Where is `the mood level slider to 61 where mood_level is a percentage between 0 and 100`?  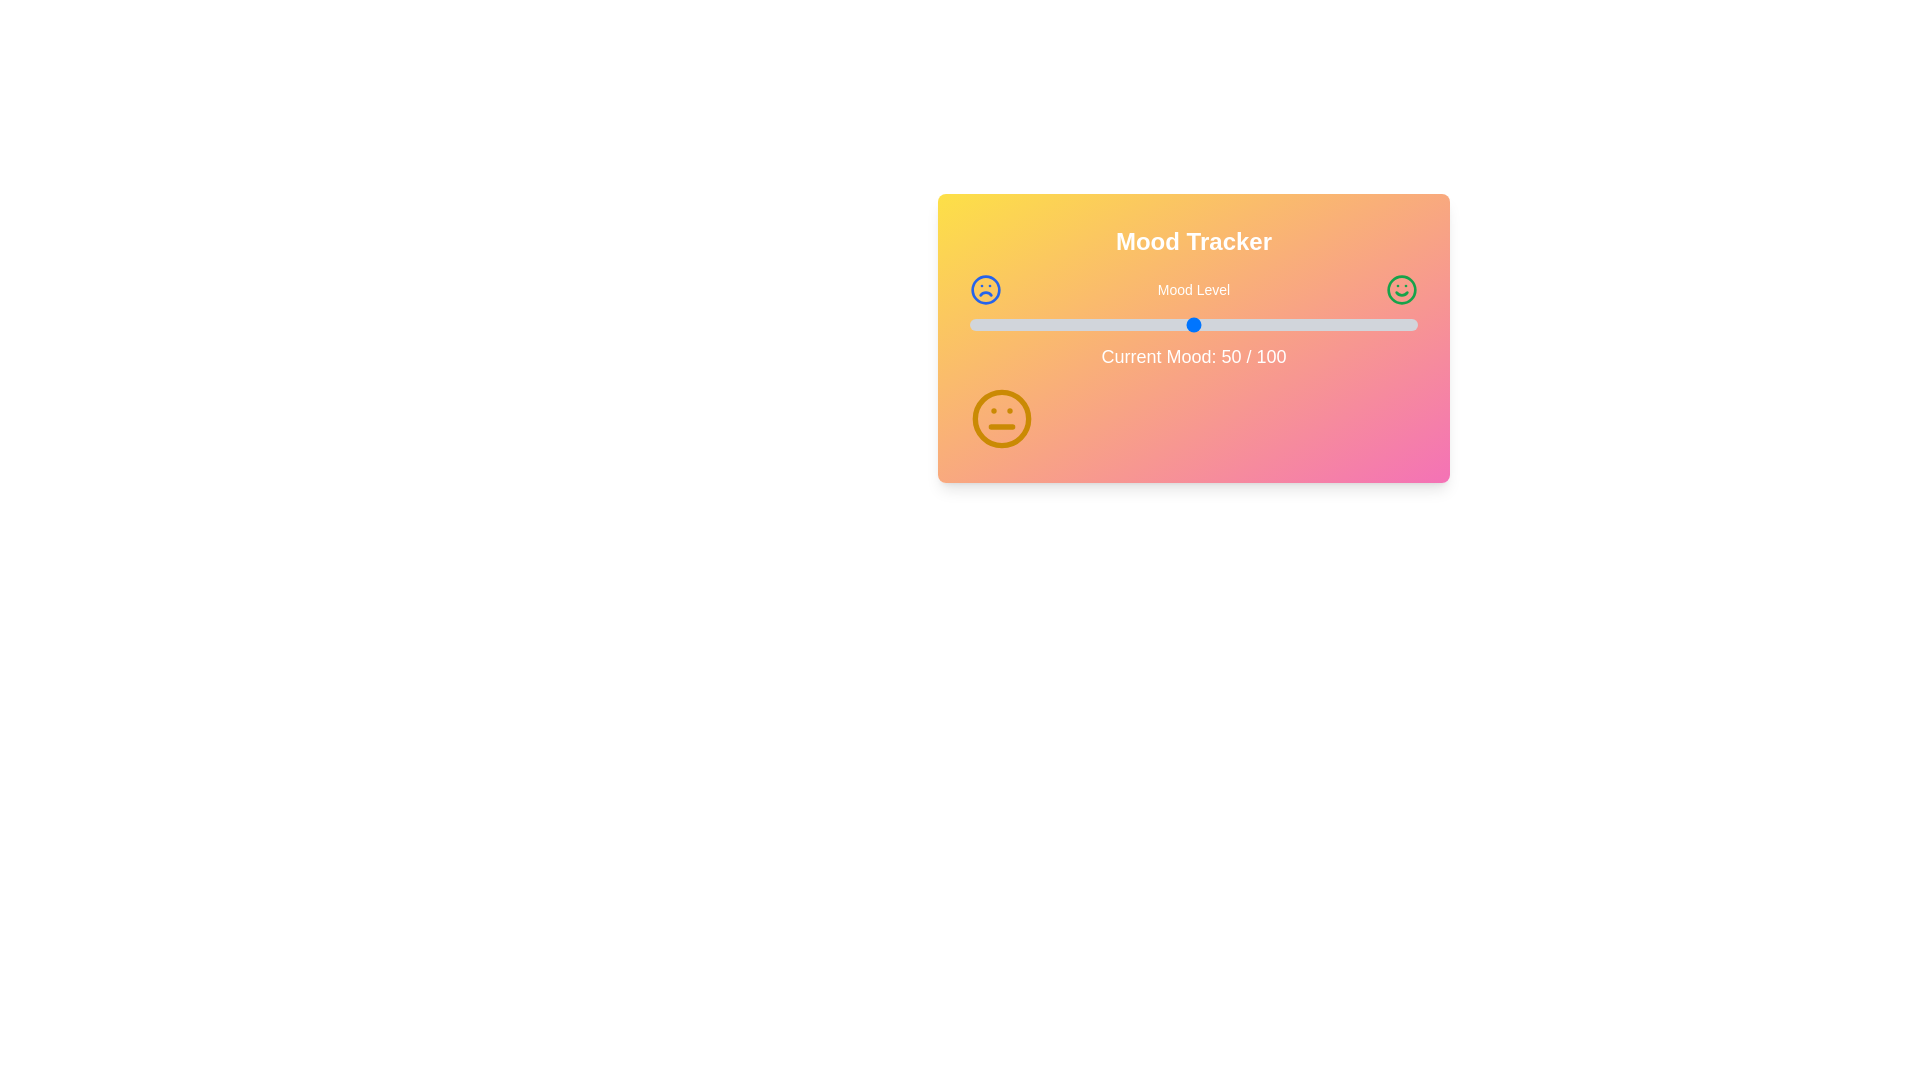
the mood level slider to 61 where mood_level is a percentage between 0 and 100 is located at coordinates (1242, 323).